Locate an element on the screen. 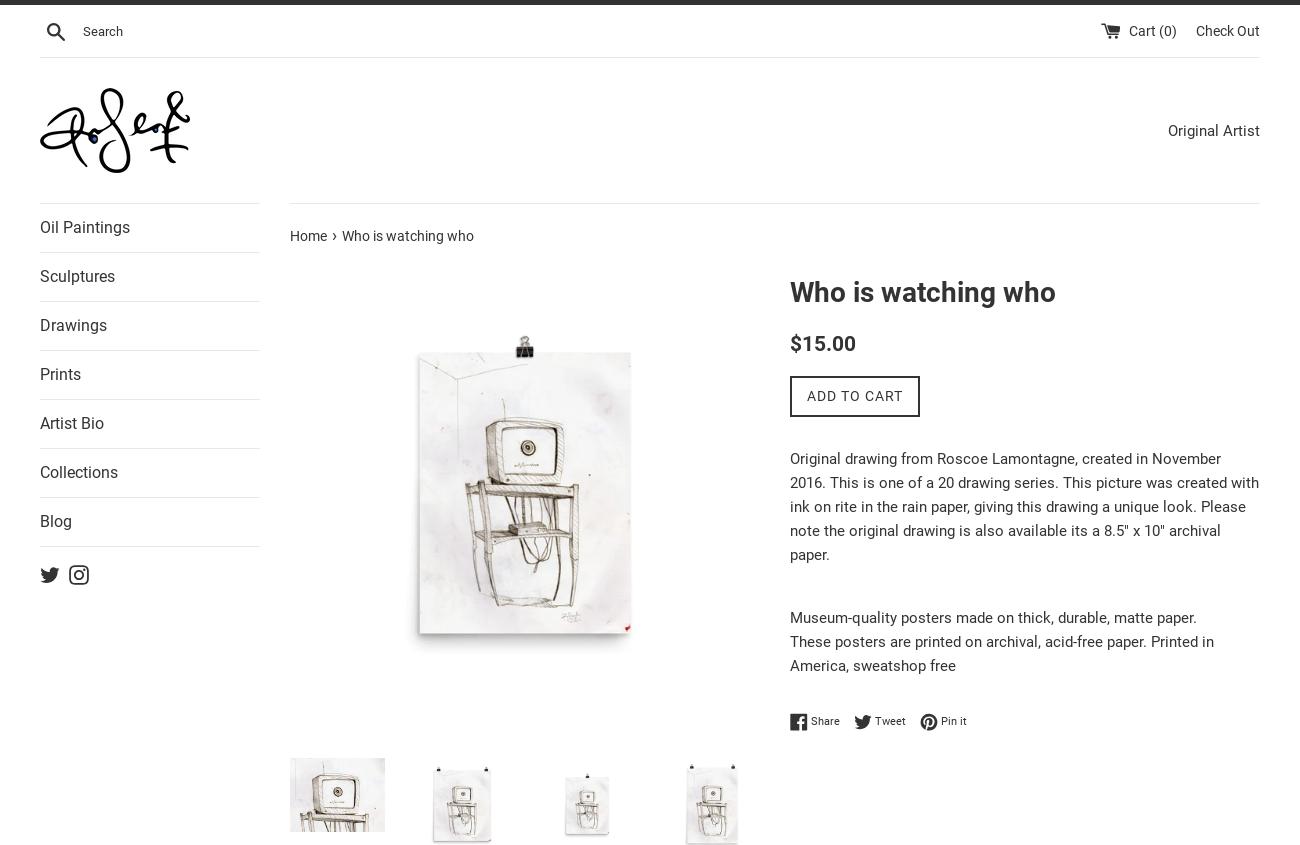  'Museum-quality posters made on thick, durable, matte paper.' is located at coordinates (992, 617).